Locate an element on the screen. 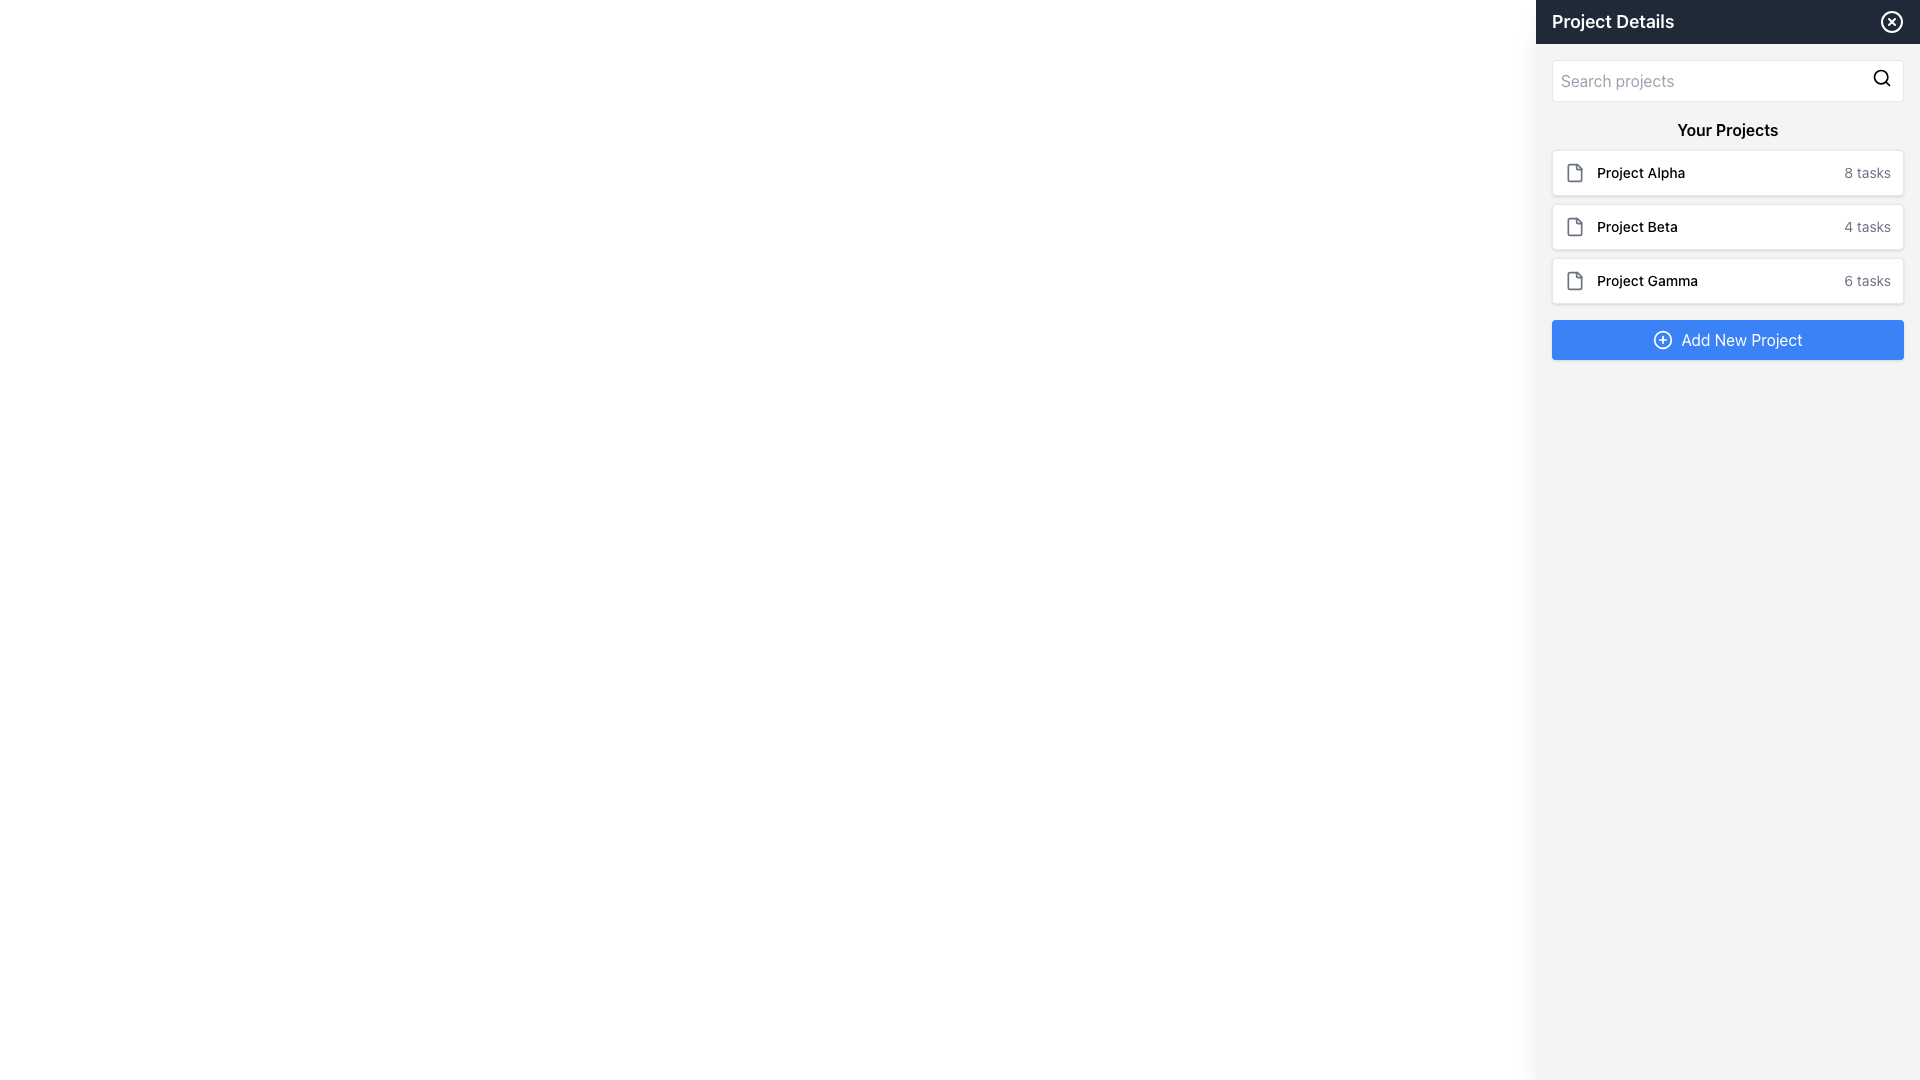  the text label 'Project Gamma' which is the third entry in the project list, positioned to the right of a file icon is located at coordinates (1647, 281).